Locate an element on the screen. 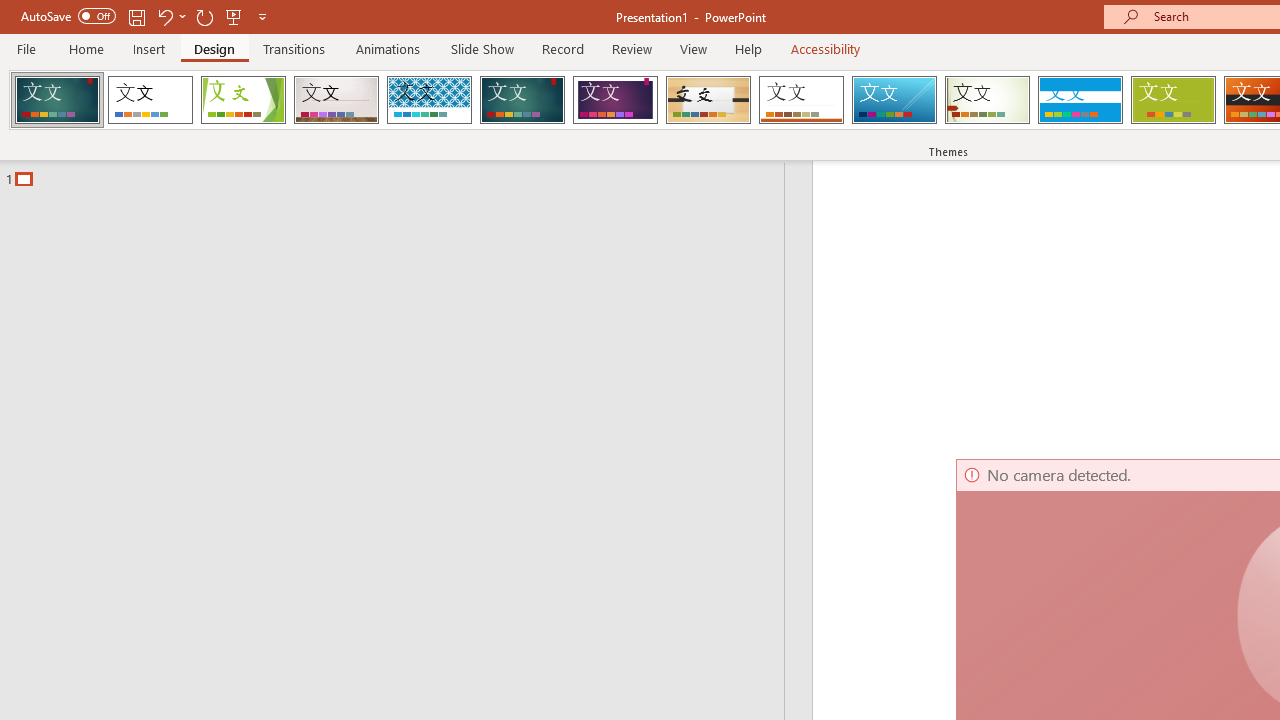 Image resolution: width=1280 pixels, height=720 pixels. 'Retrospect' is located at coordinates (801, 100).